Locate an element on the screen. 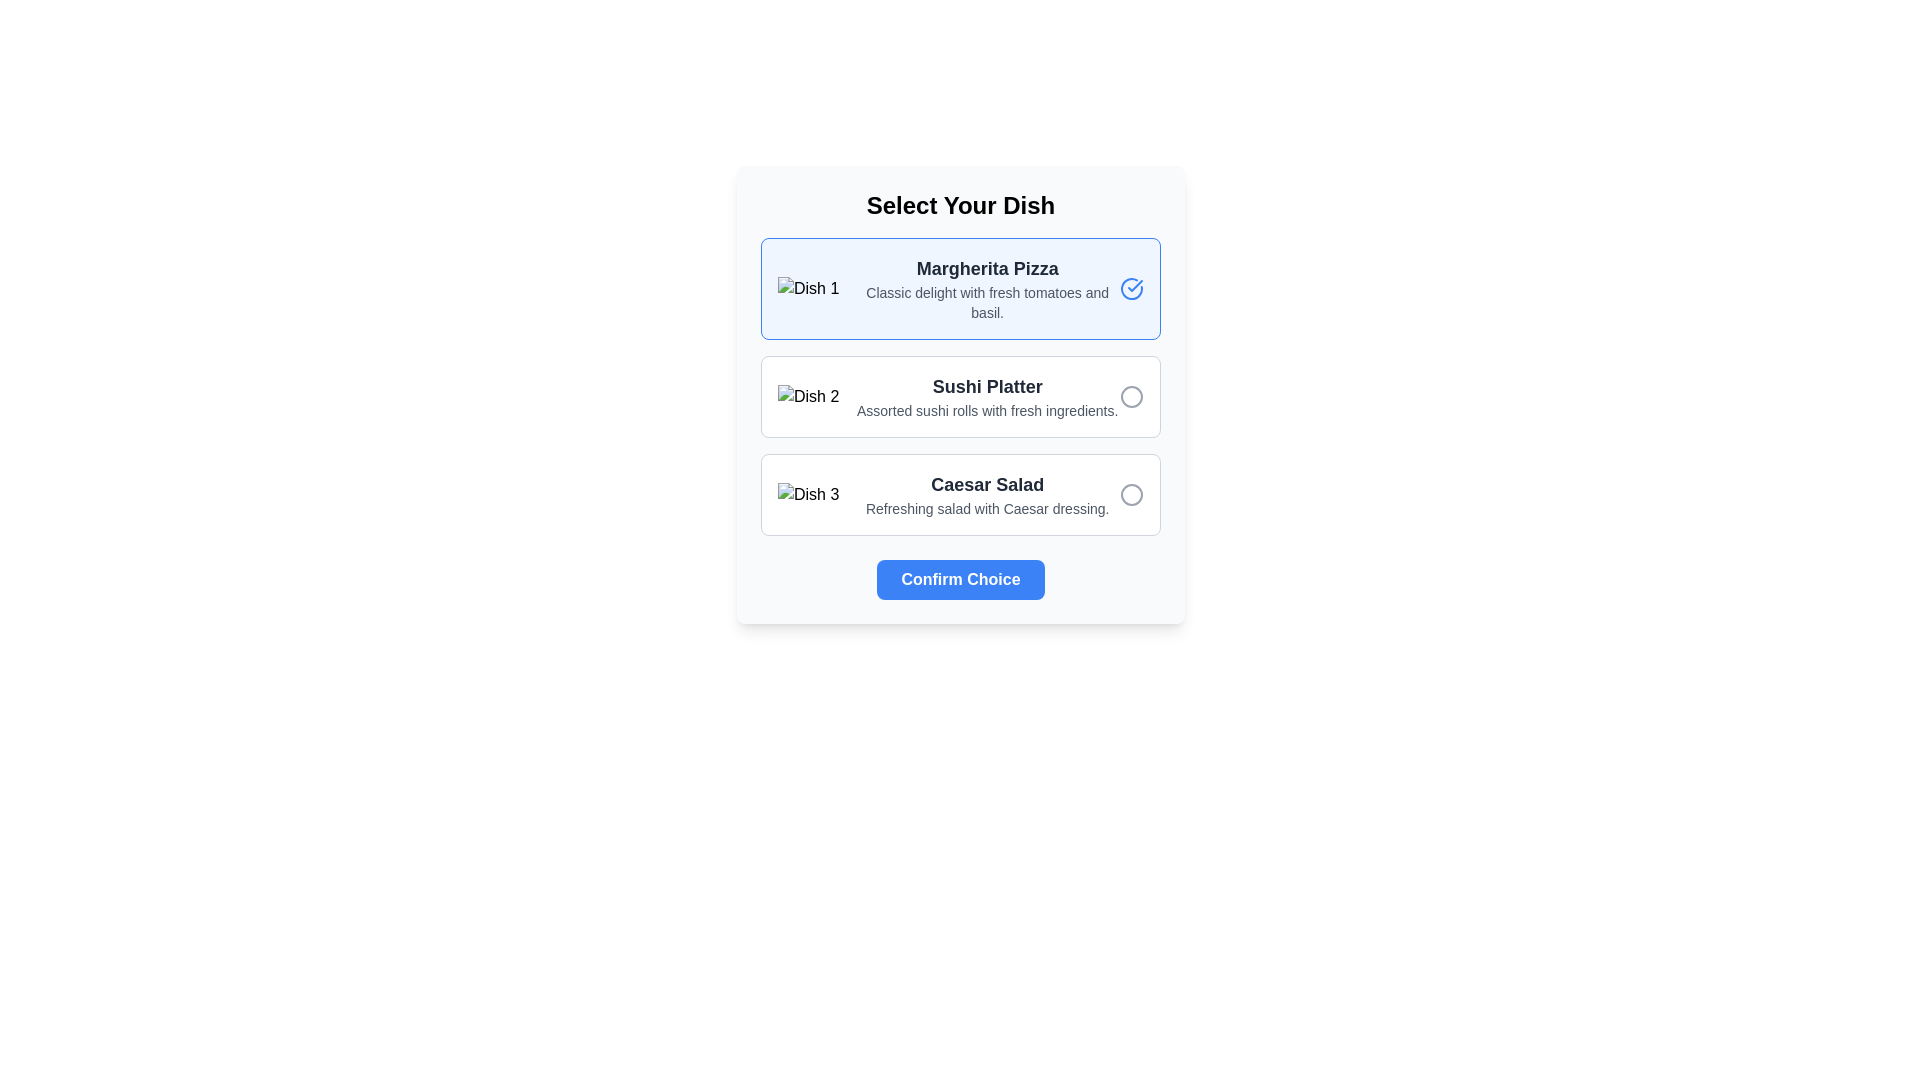 This screenshot has height=1080, width=1920. the Text block containing the title and description for the Caesar Salad dish, which is located within the 'Dish 3' card in a vertical list of dishes is located at coordinates (987, 494).